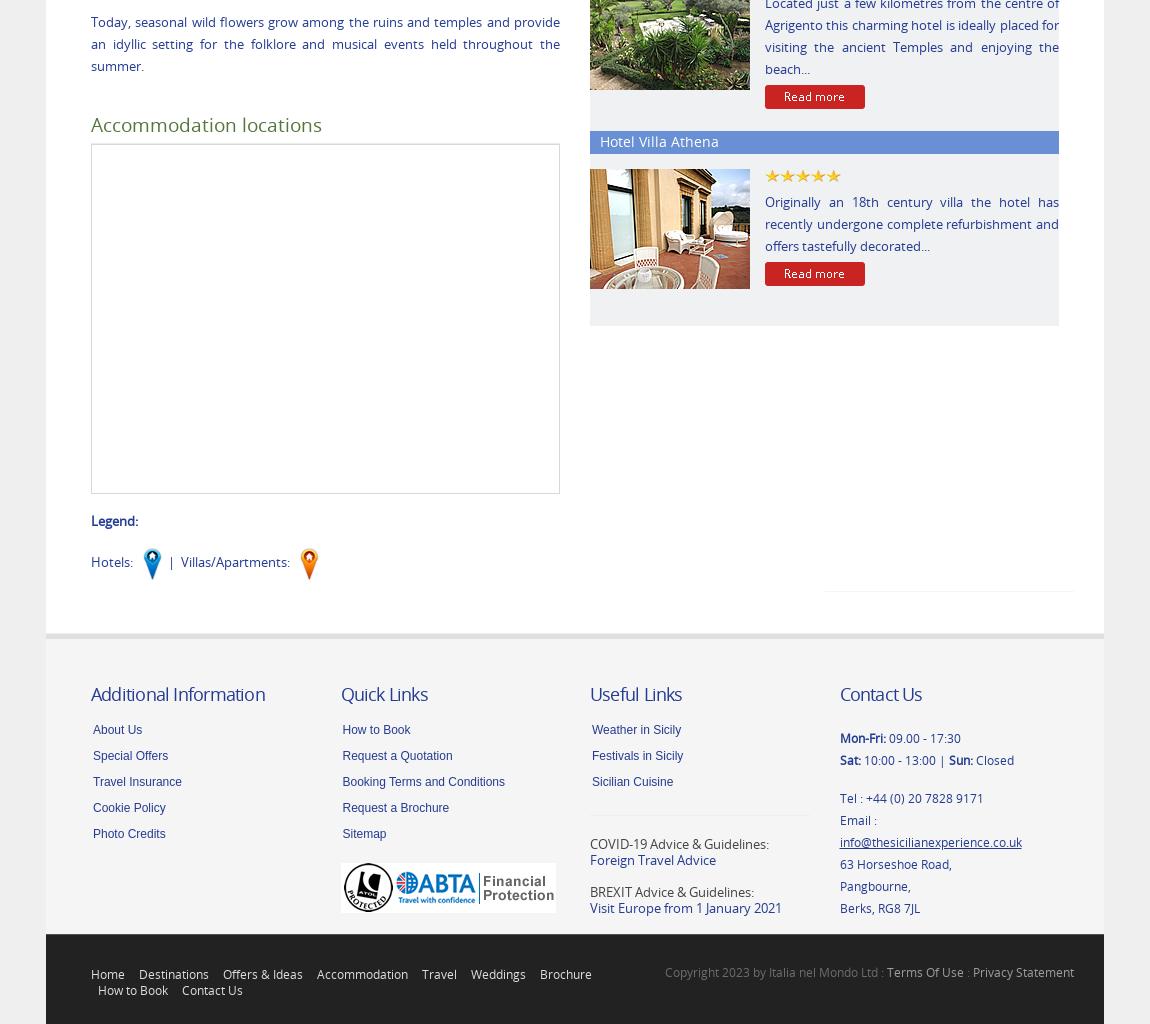 The width and height of the screenshot is (1150, 1024). I want to click on 'Tel : +44 (0) 20 7828 9171', so click(911, 796).